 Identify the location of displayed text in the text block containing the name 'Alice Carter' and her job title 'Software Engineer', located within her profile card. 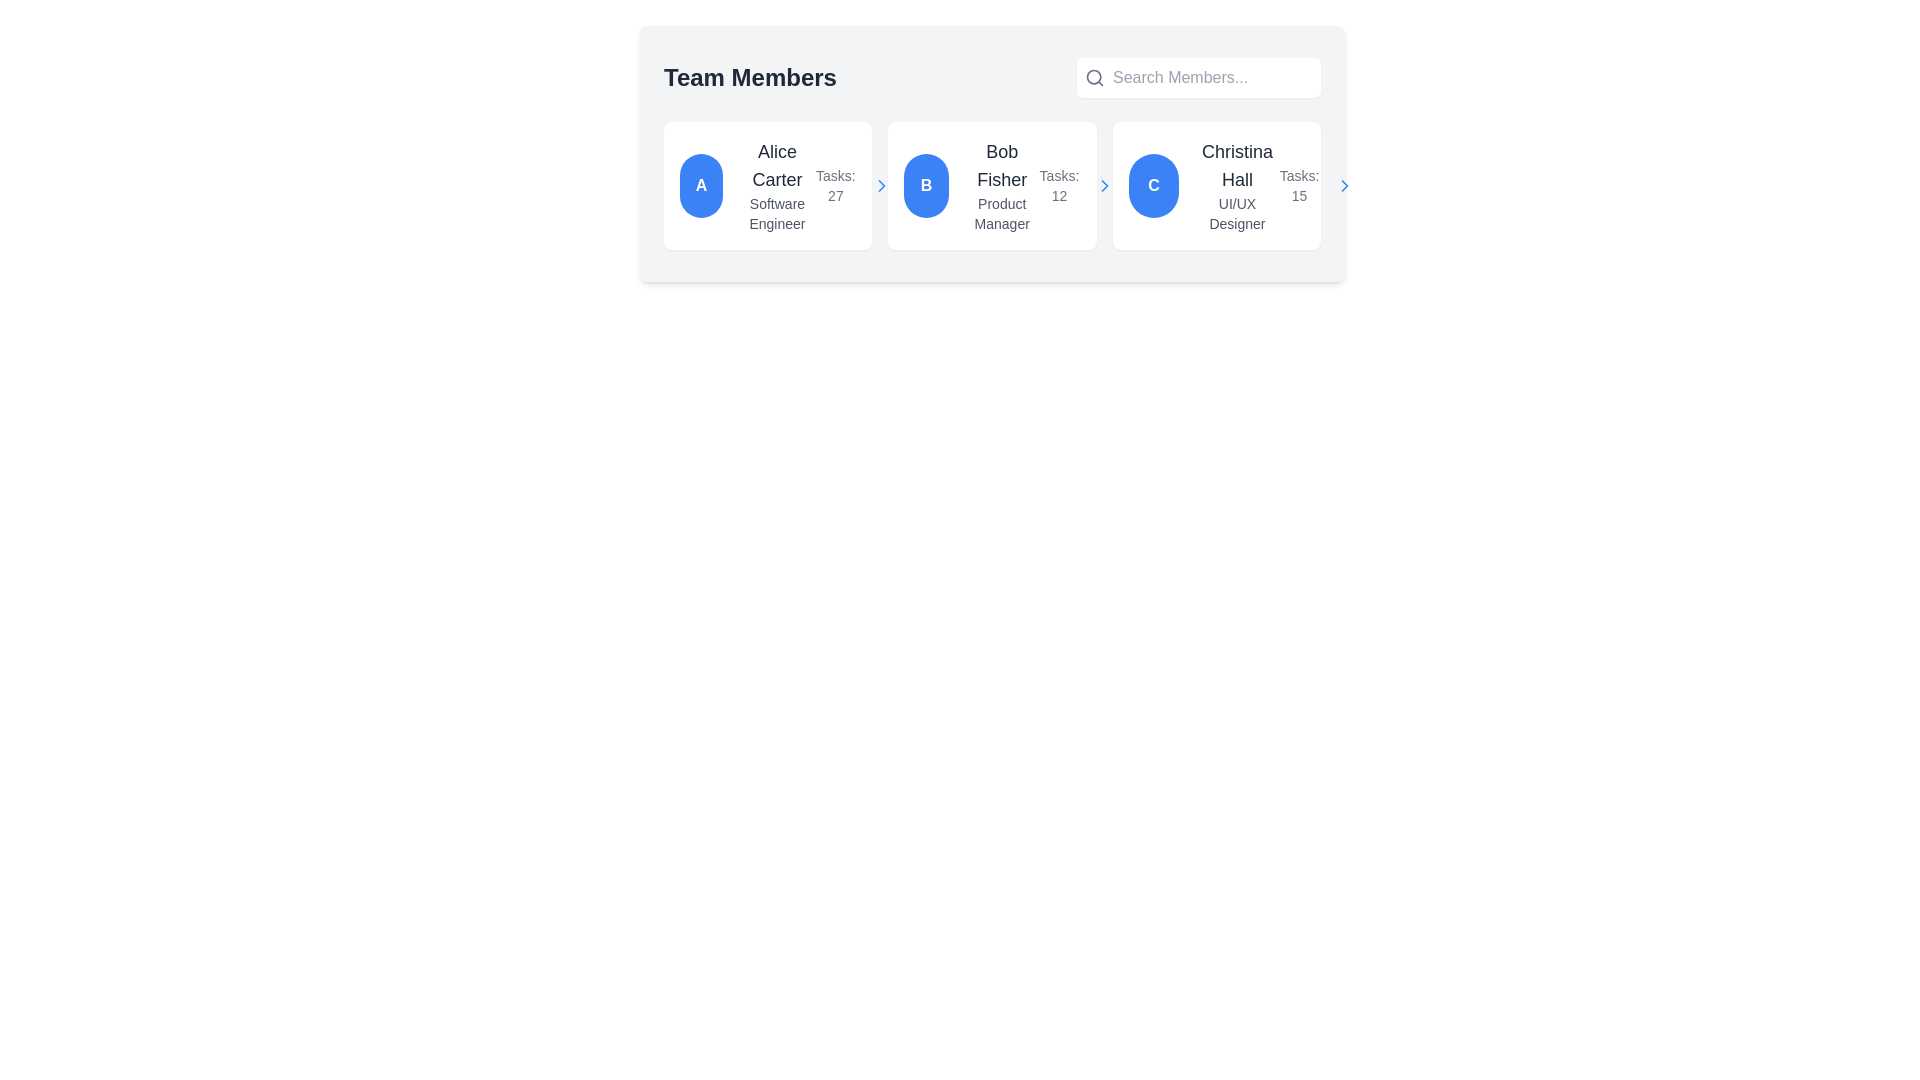
(776, 185).